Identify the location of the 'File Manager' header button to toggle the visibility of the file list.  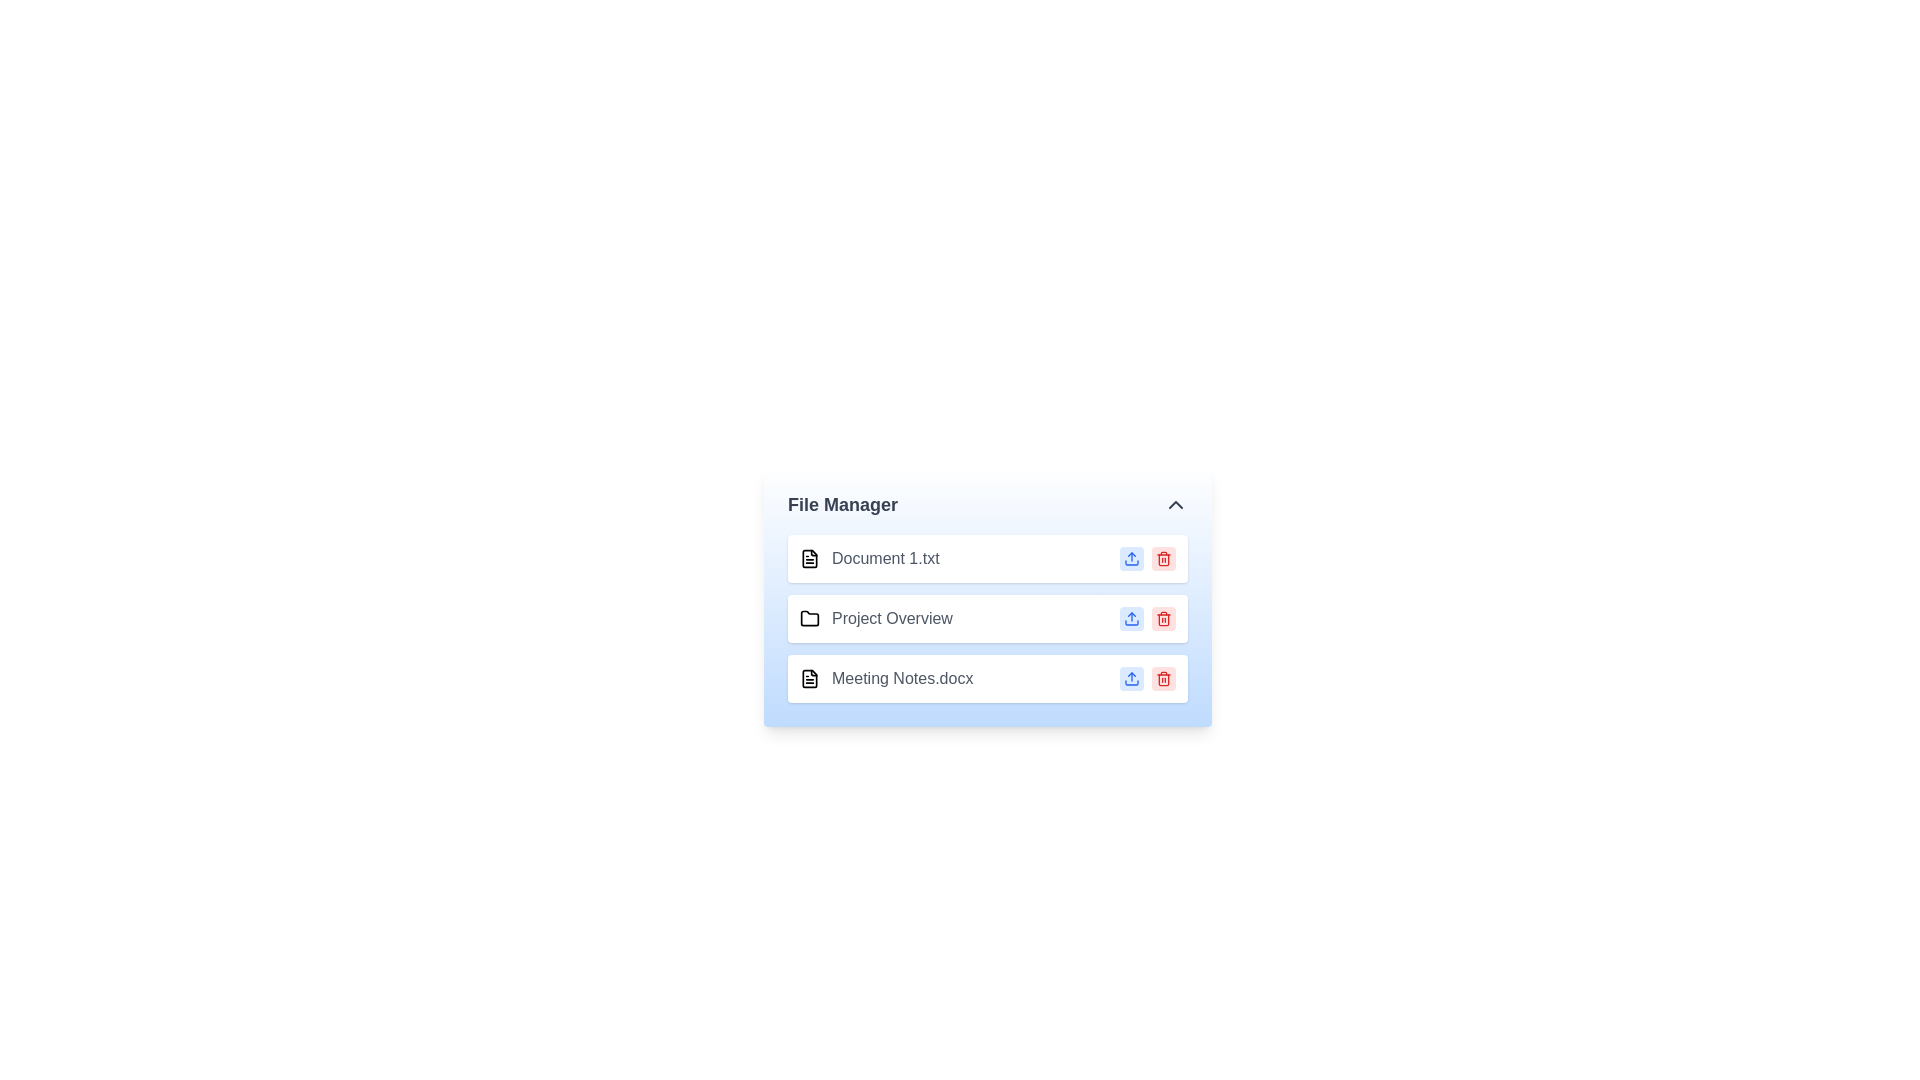
(988, 504).